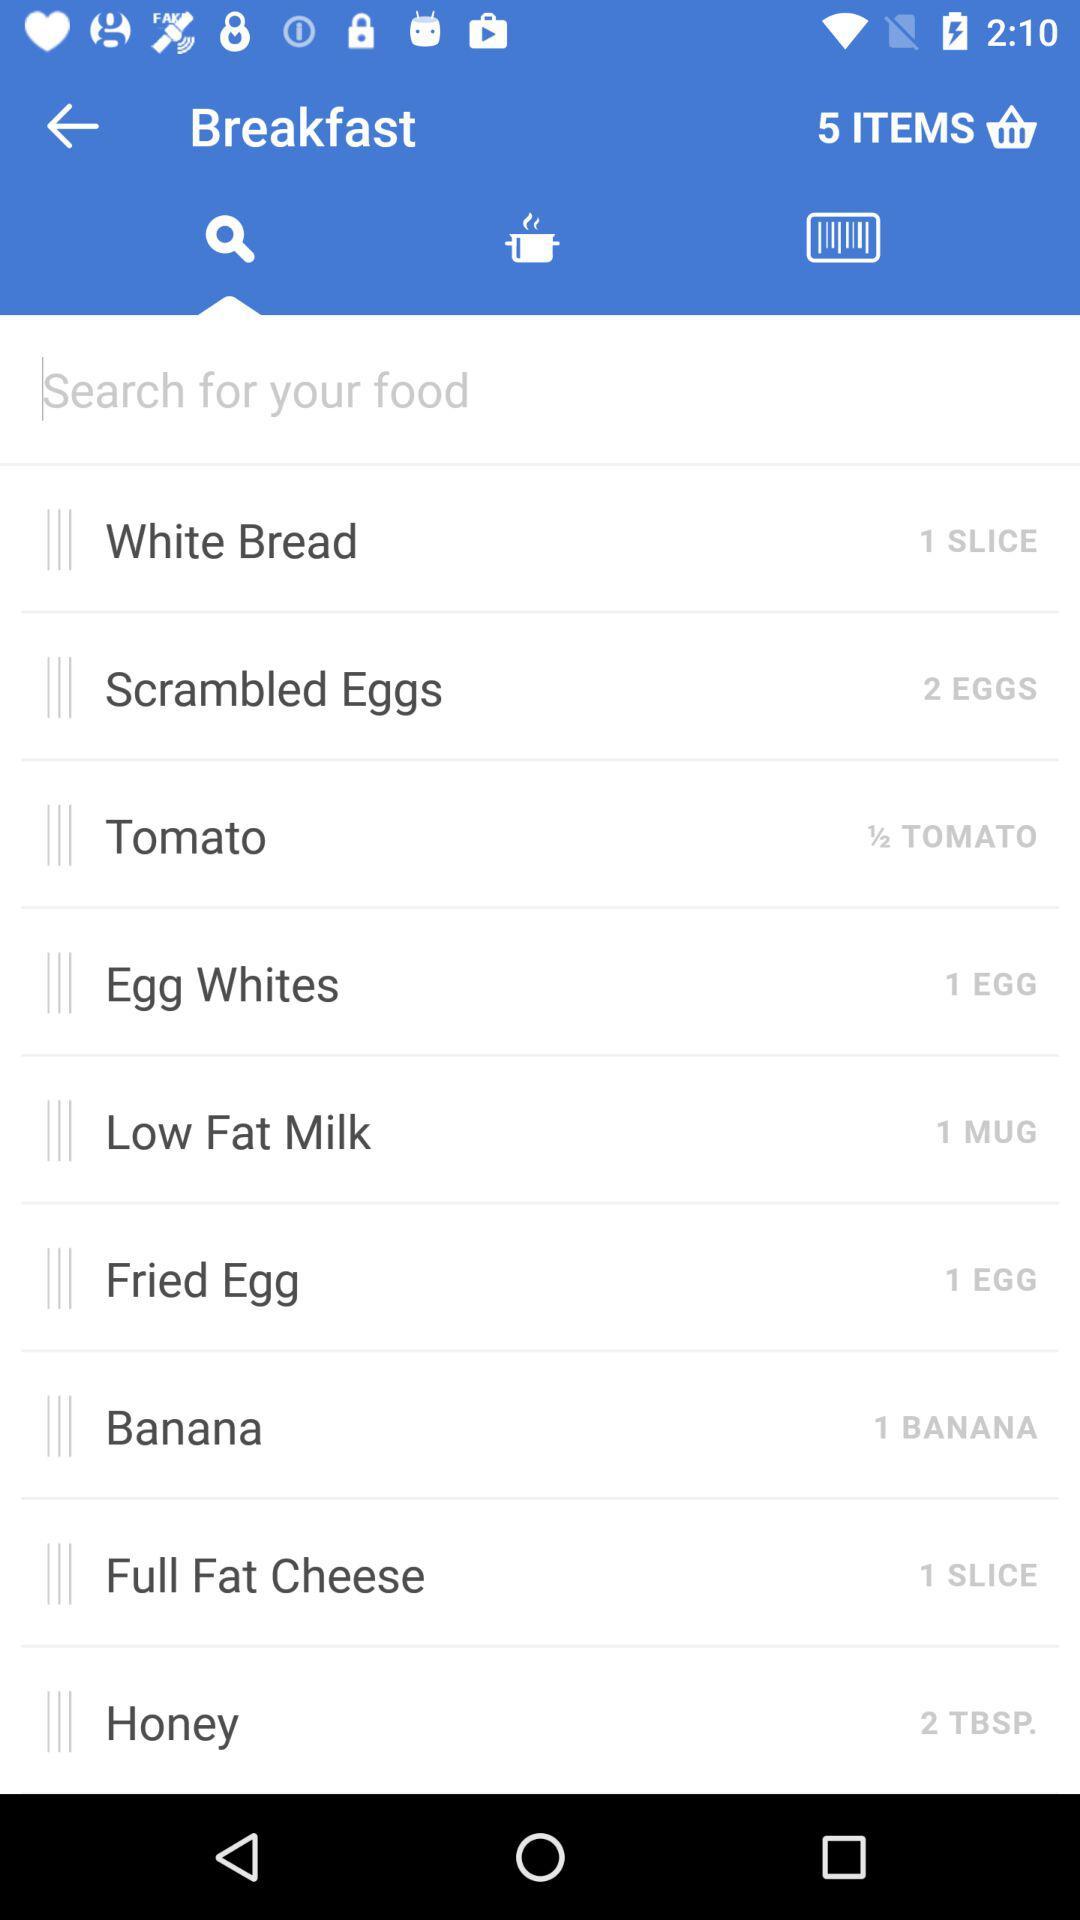 Image resolution: width=1080 pixels, height=1920 pixels. What do you see at coordinates (72, 124) in the screenshot?
I see `the item to the left of breakfast` at bounding box center [72, 124].